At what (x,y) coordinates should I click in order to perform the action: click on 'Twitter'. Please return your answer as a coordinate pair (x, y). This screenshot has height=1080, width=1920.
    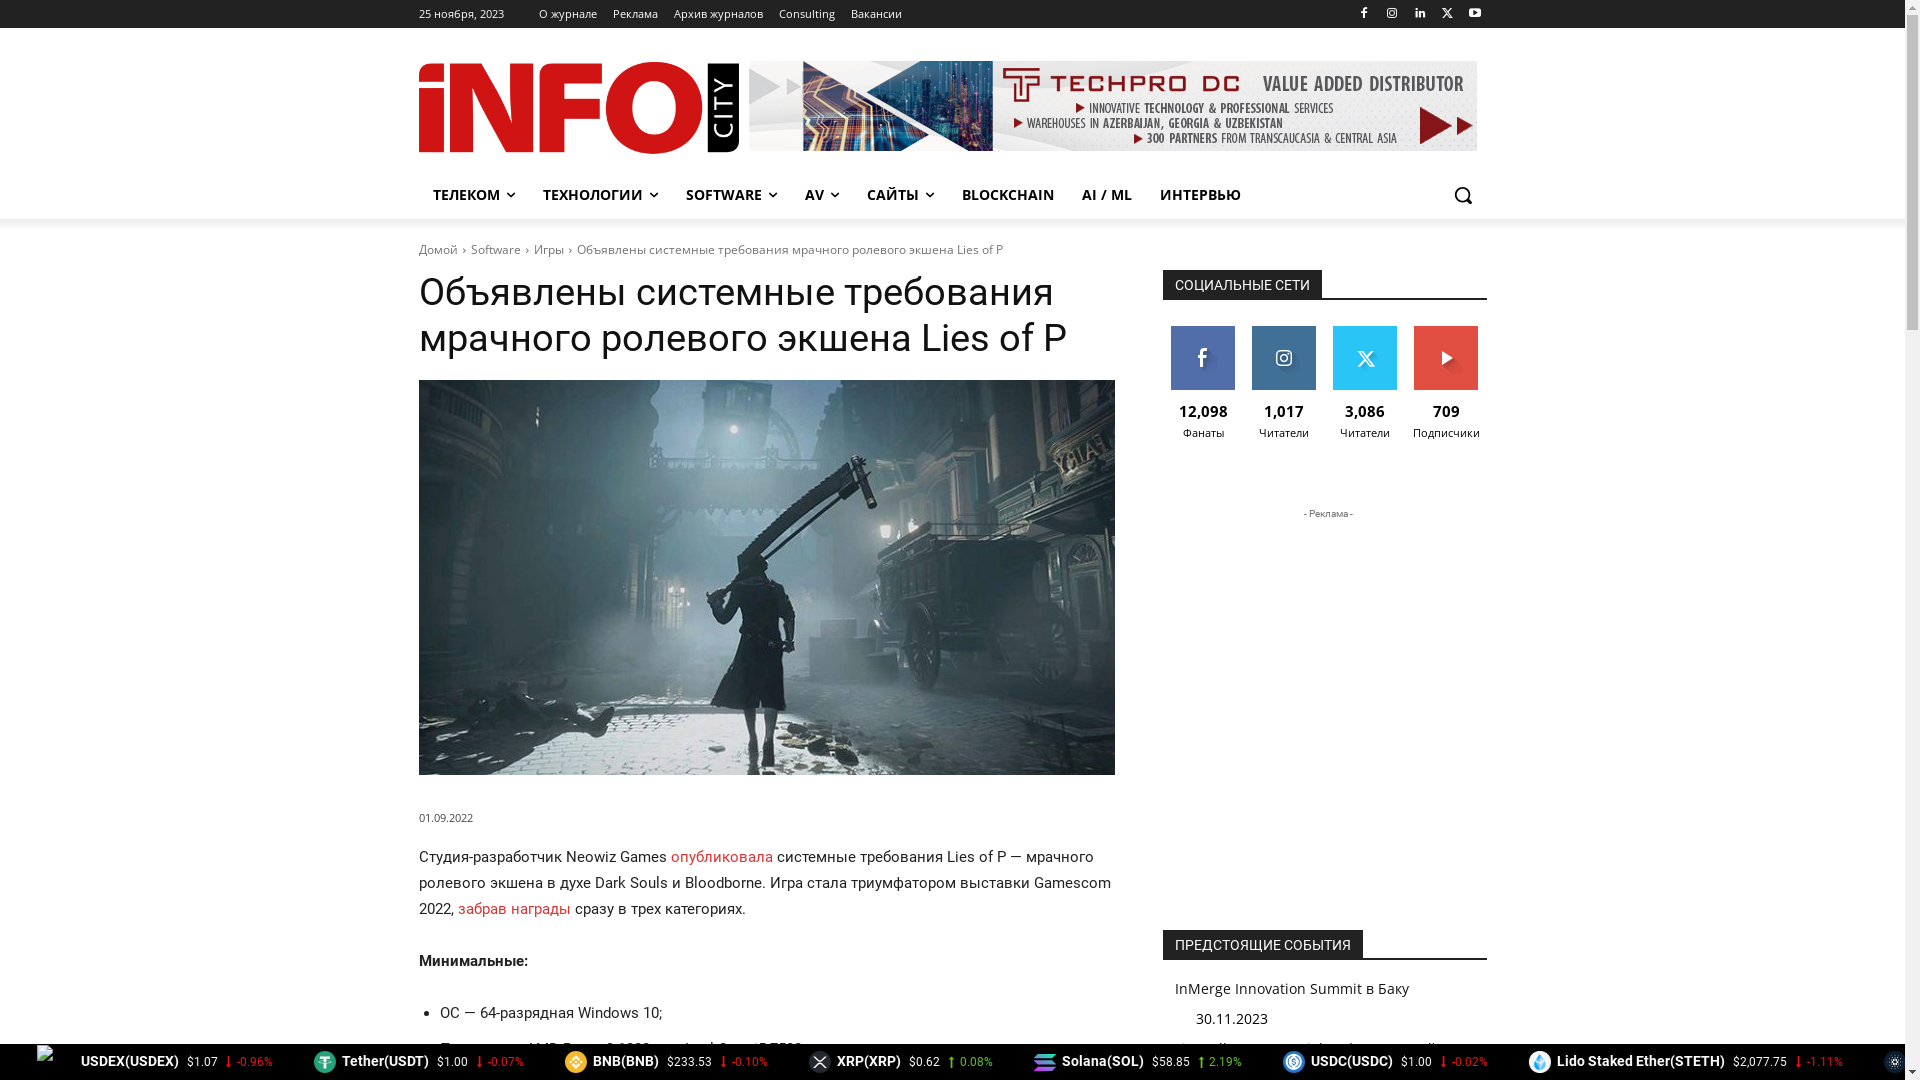
    Looking at the image, I should click on (1434, 13).